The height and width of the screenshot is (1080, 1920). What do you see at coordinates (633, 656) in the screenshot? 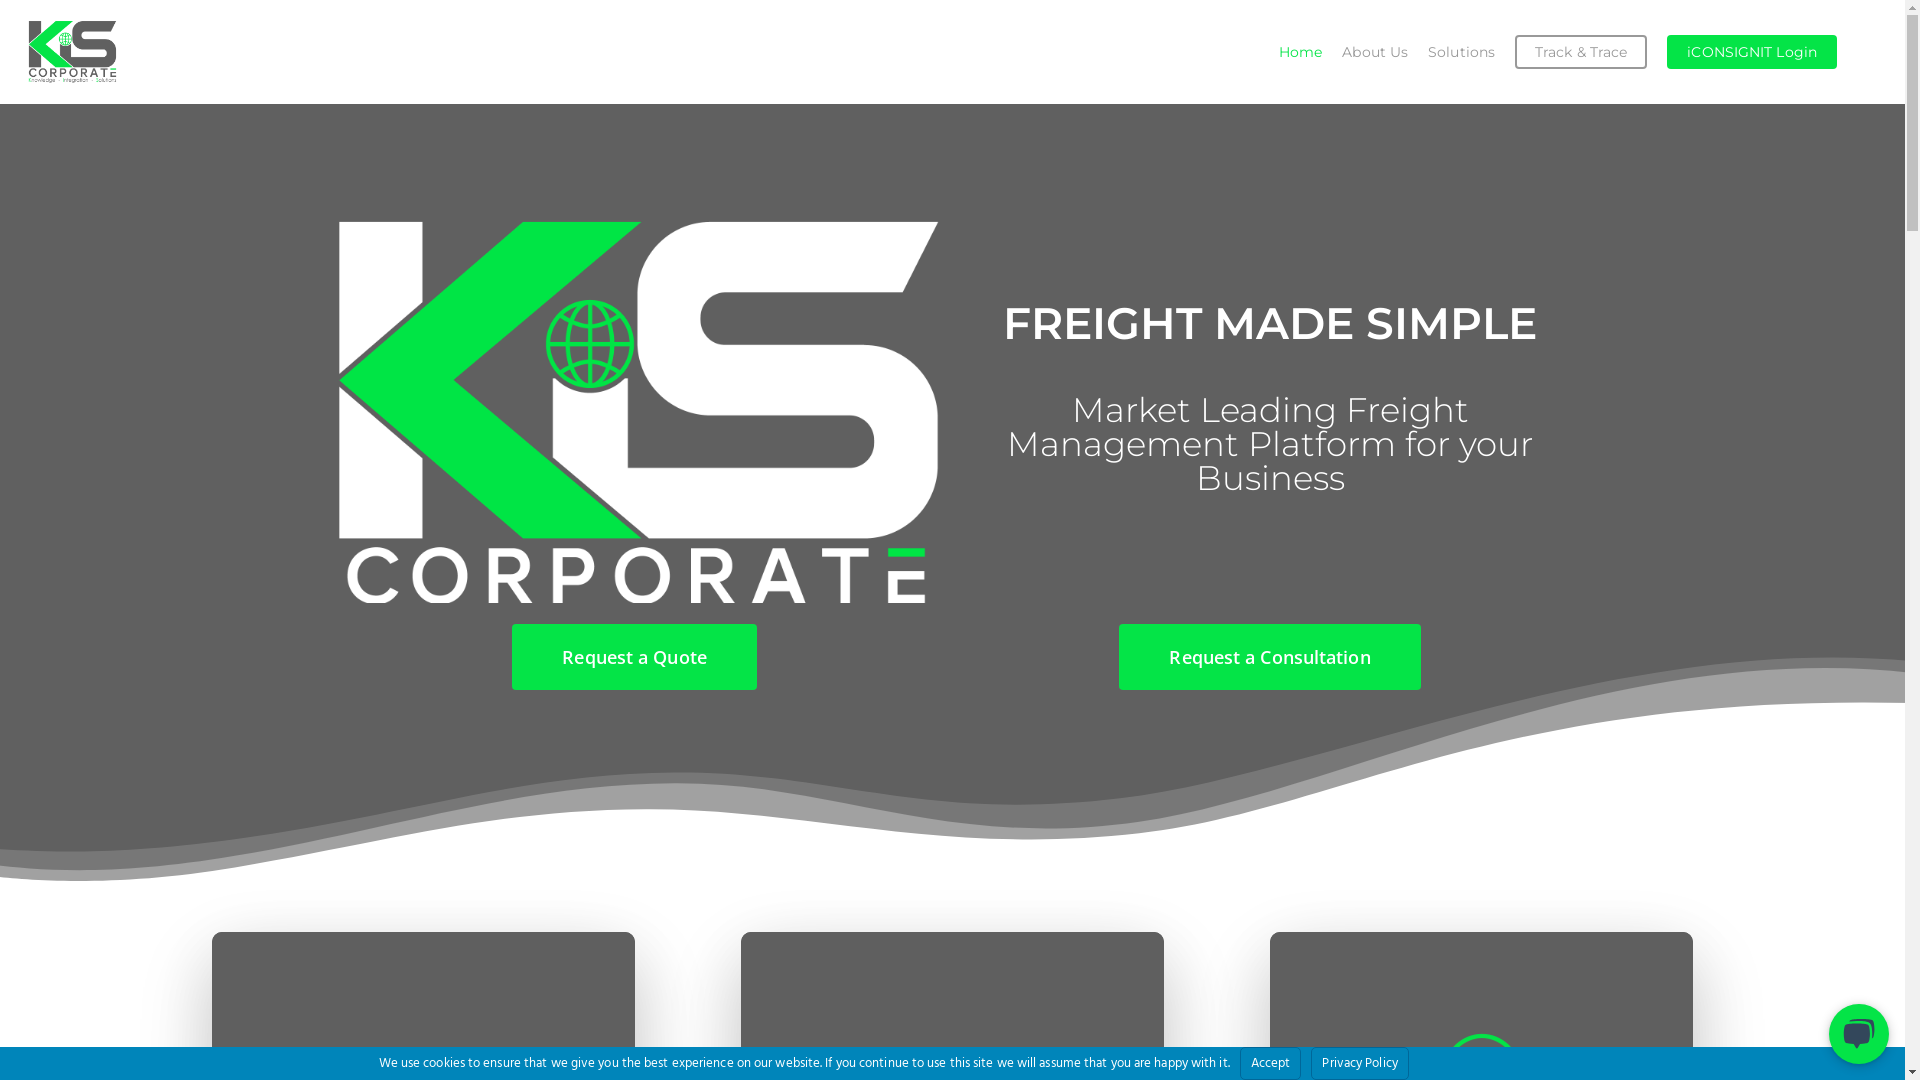
I see `'Request a Quote'` at bounding box center [633, 656].